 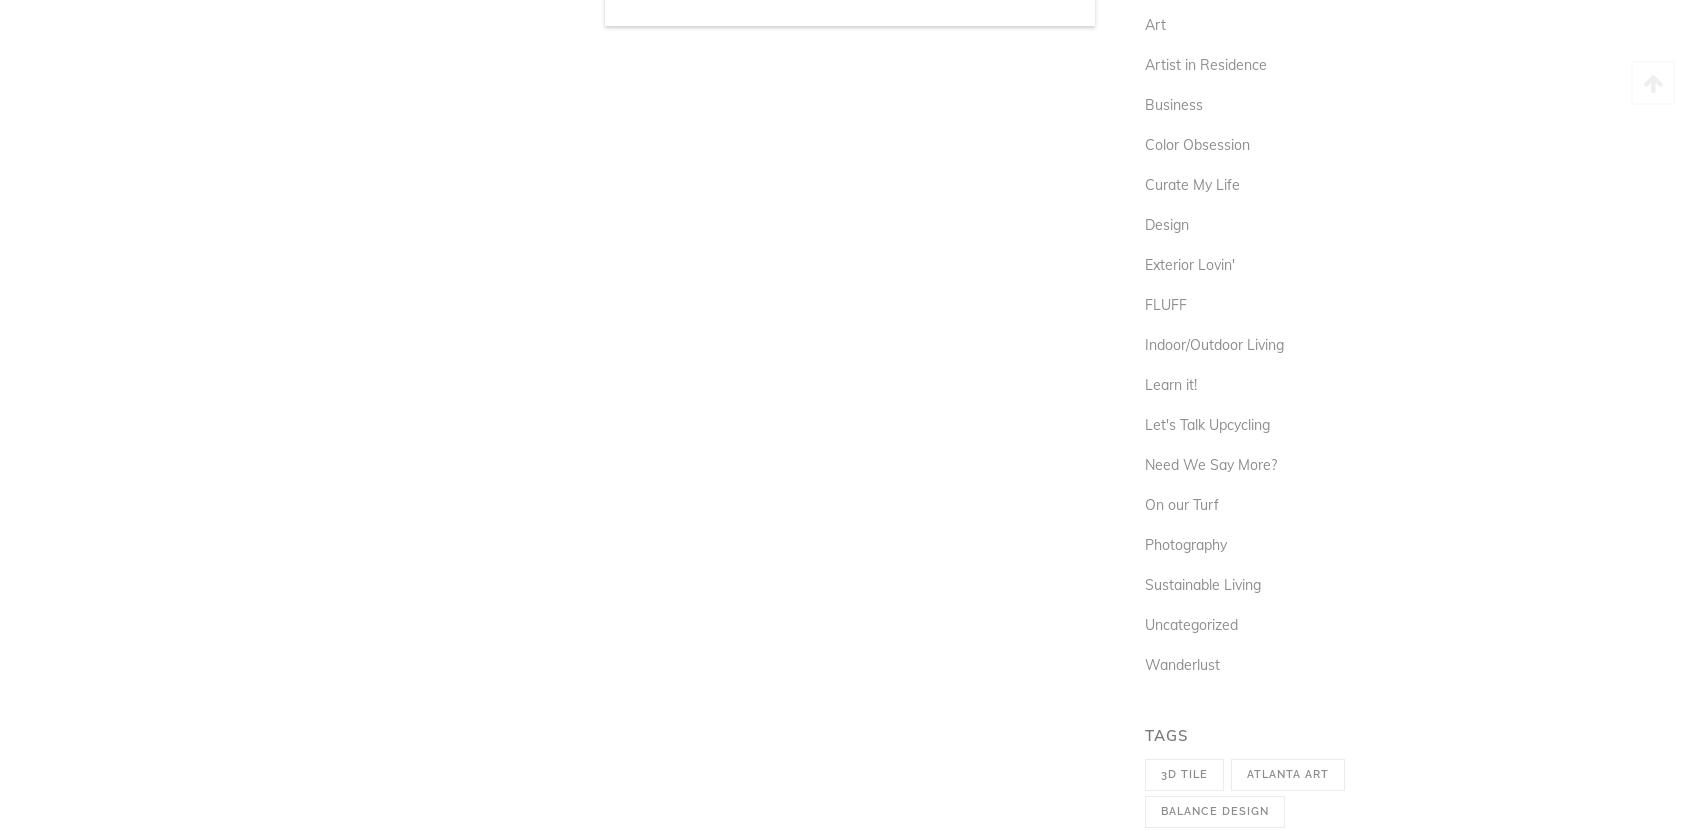 What do you see at coordinates (1184, 543) in the screenshot?
I see `'Photography'` at bounding box center [1184, 543].